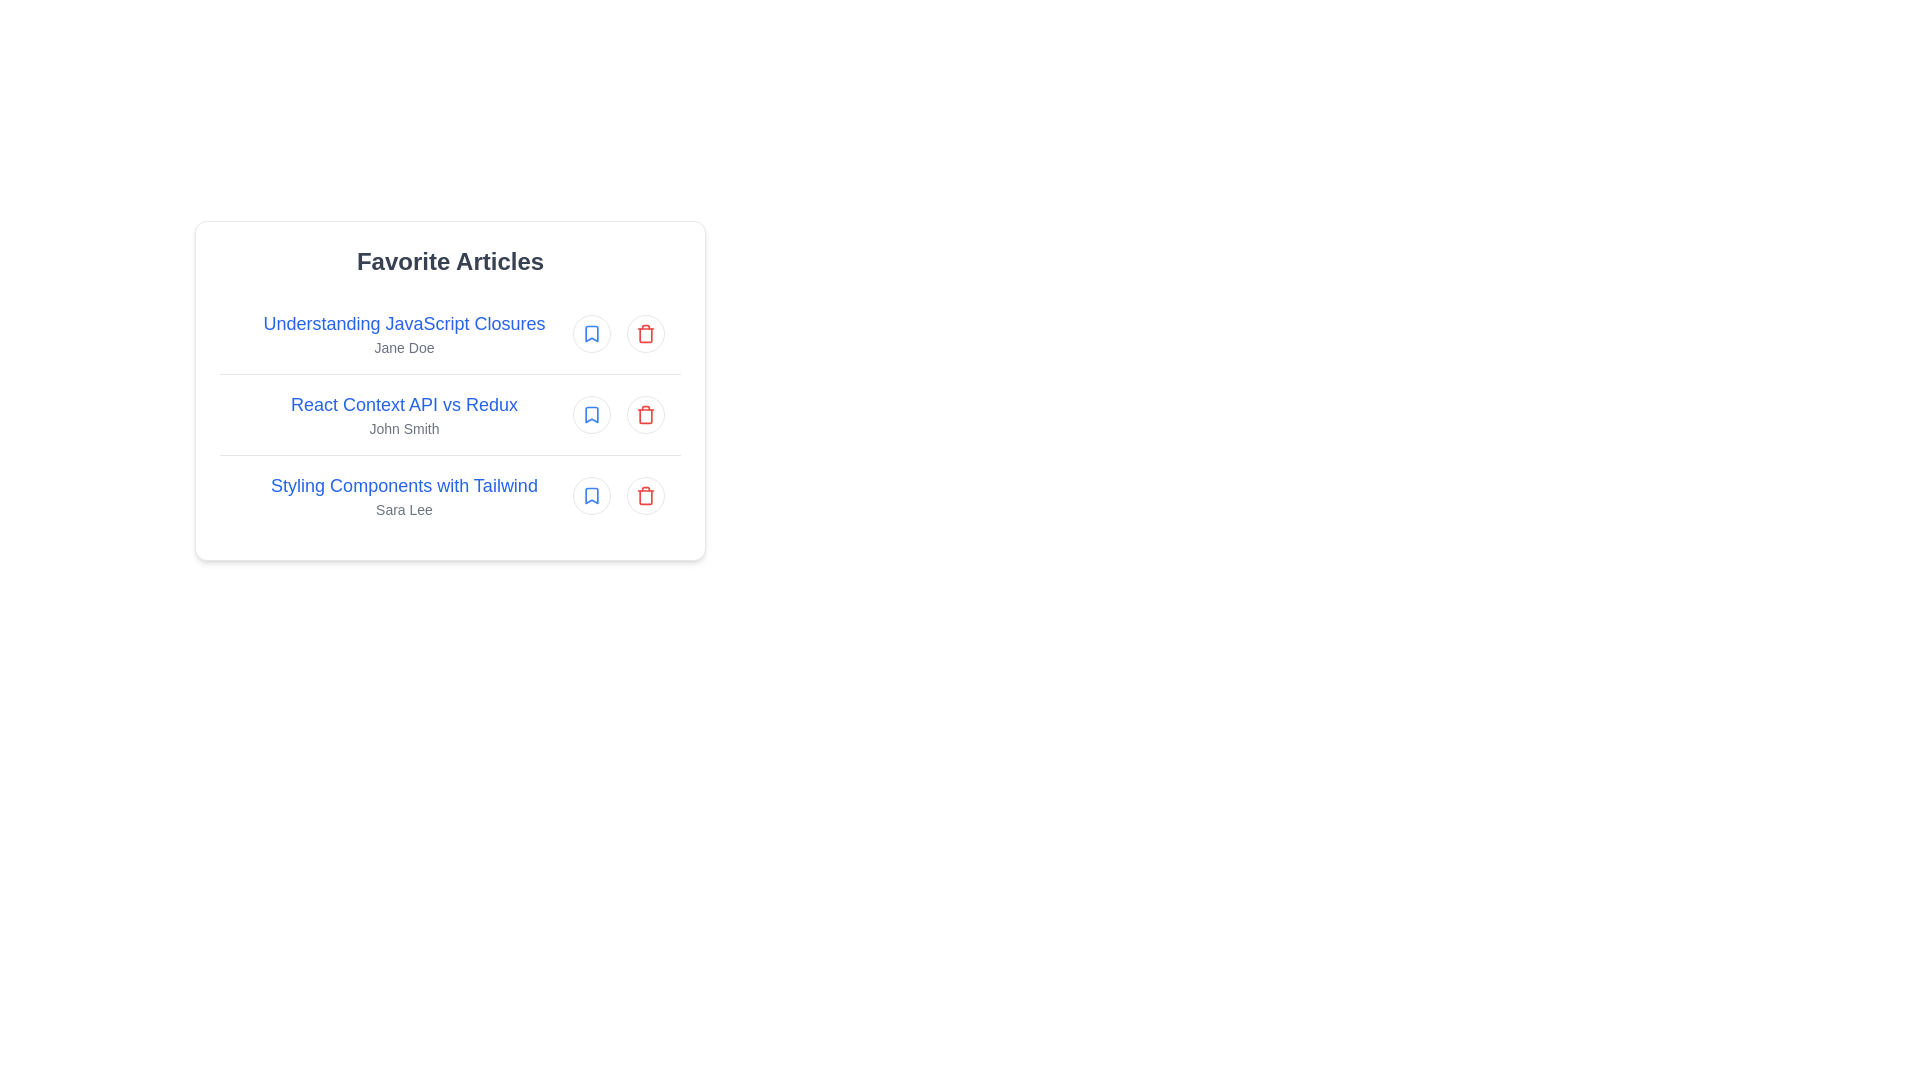 Image resolution: width=1920 pixels, height=1080 pixels. Describe the element at coordinates (646, 414) in the screenshot. I see `the delete icon for the article titled React Context API vs Redux` at that location.